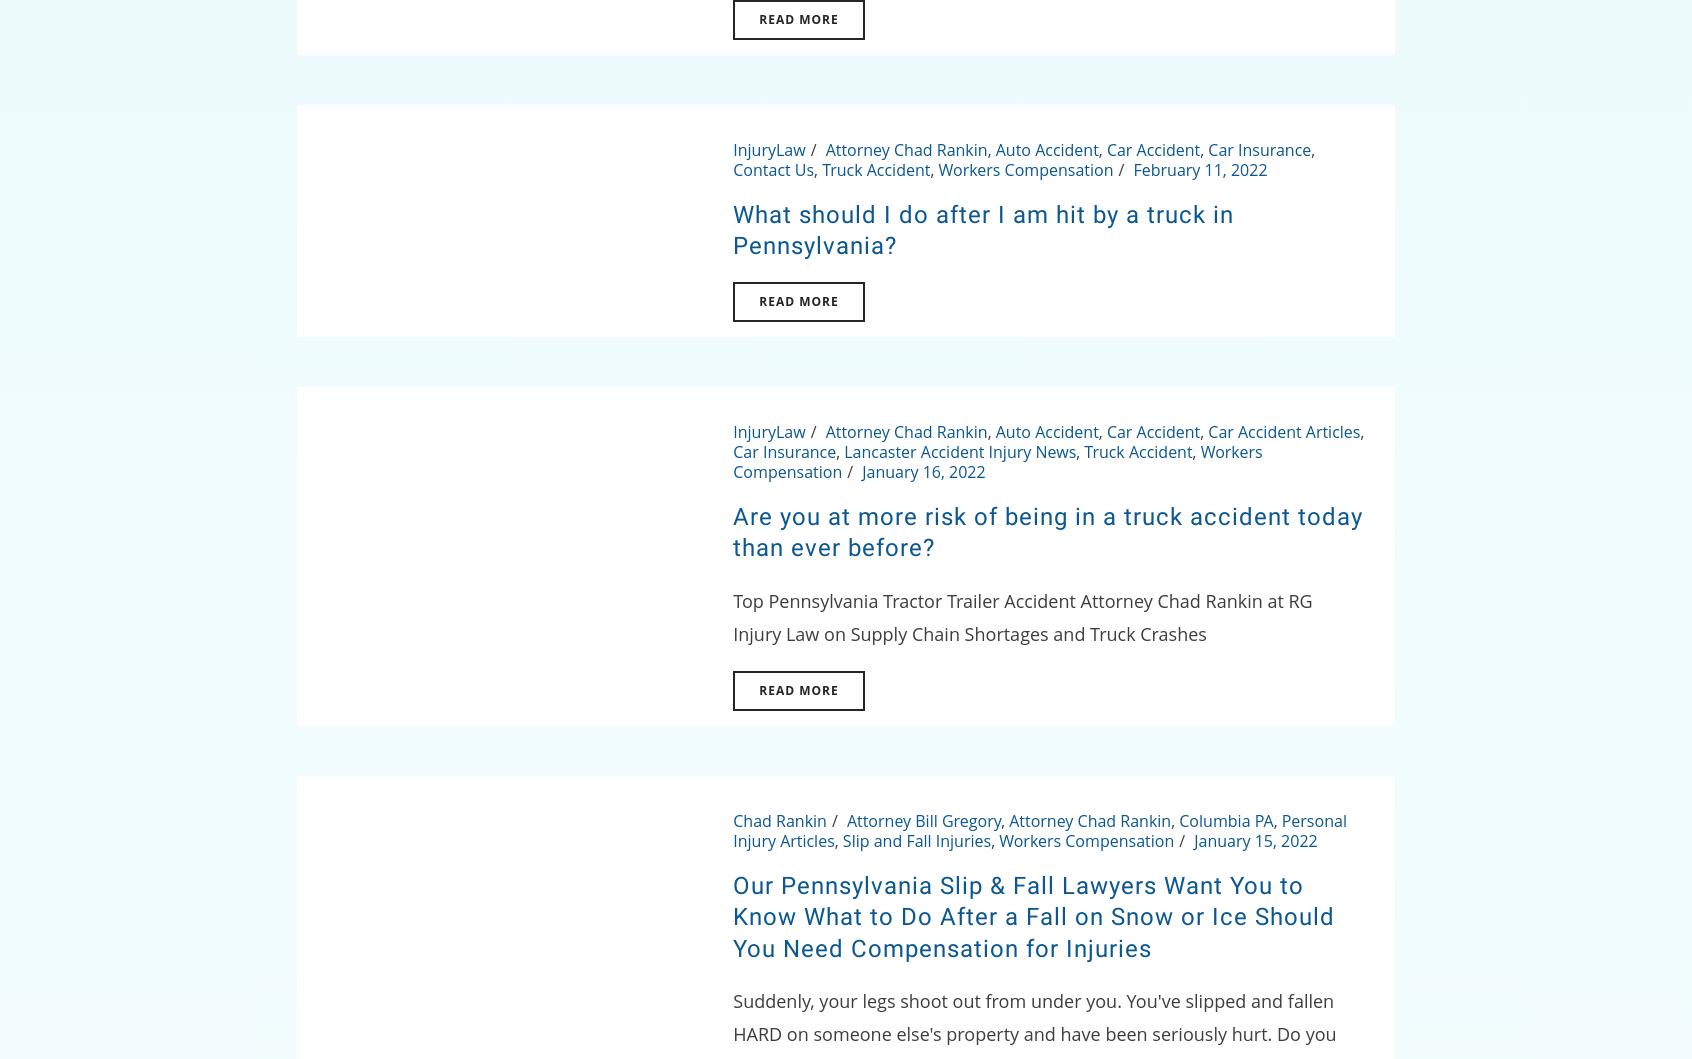  What do you see at coordinates (779, 820) in the screenshot?
I see `'Chad Rankin'` at bounding box center [779, 820].